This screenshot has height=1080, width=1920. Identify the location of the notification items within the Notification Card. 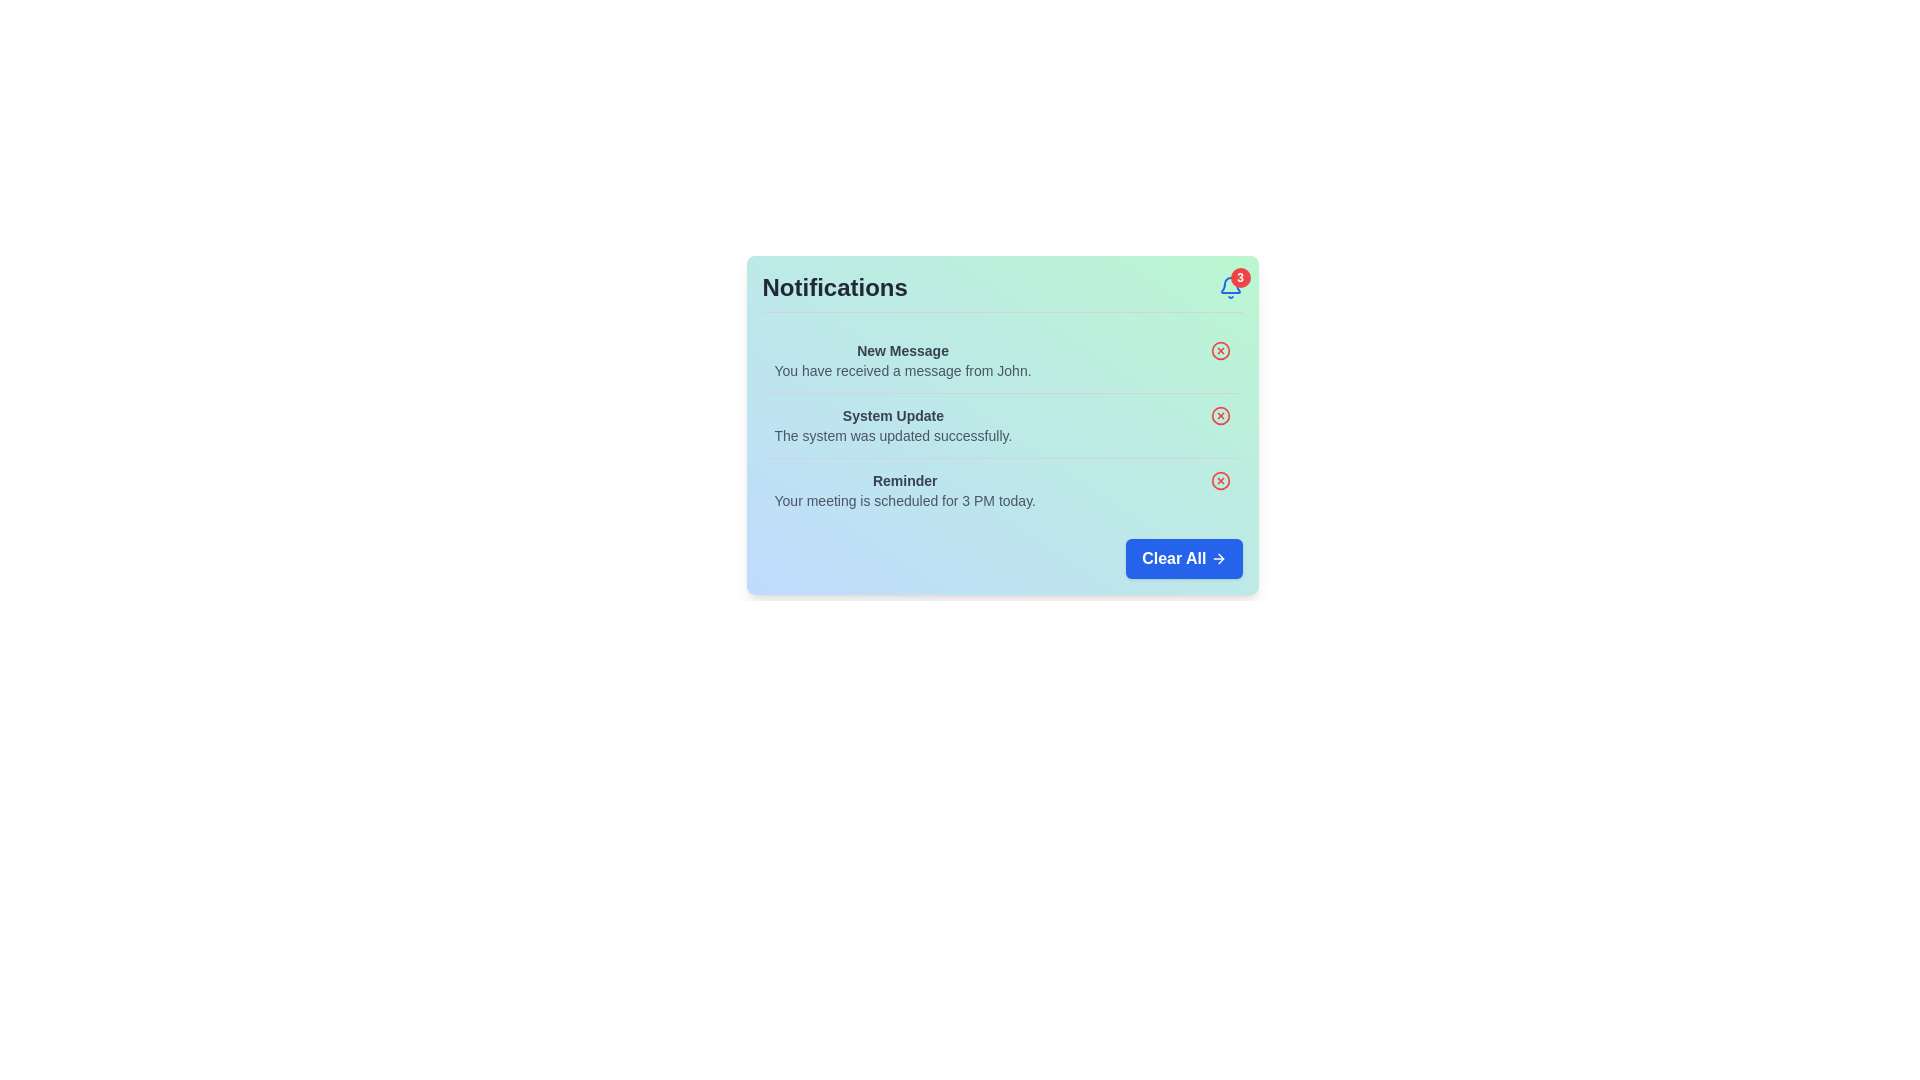
(1002, 424).